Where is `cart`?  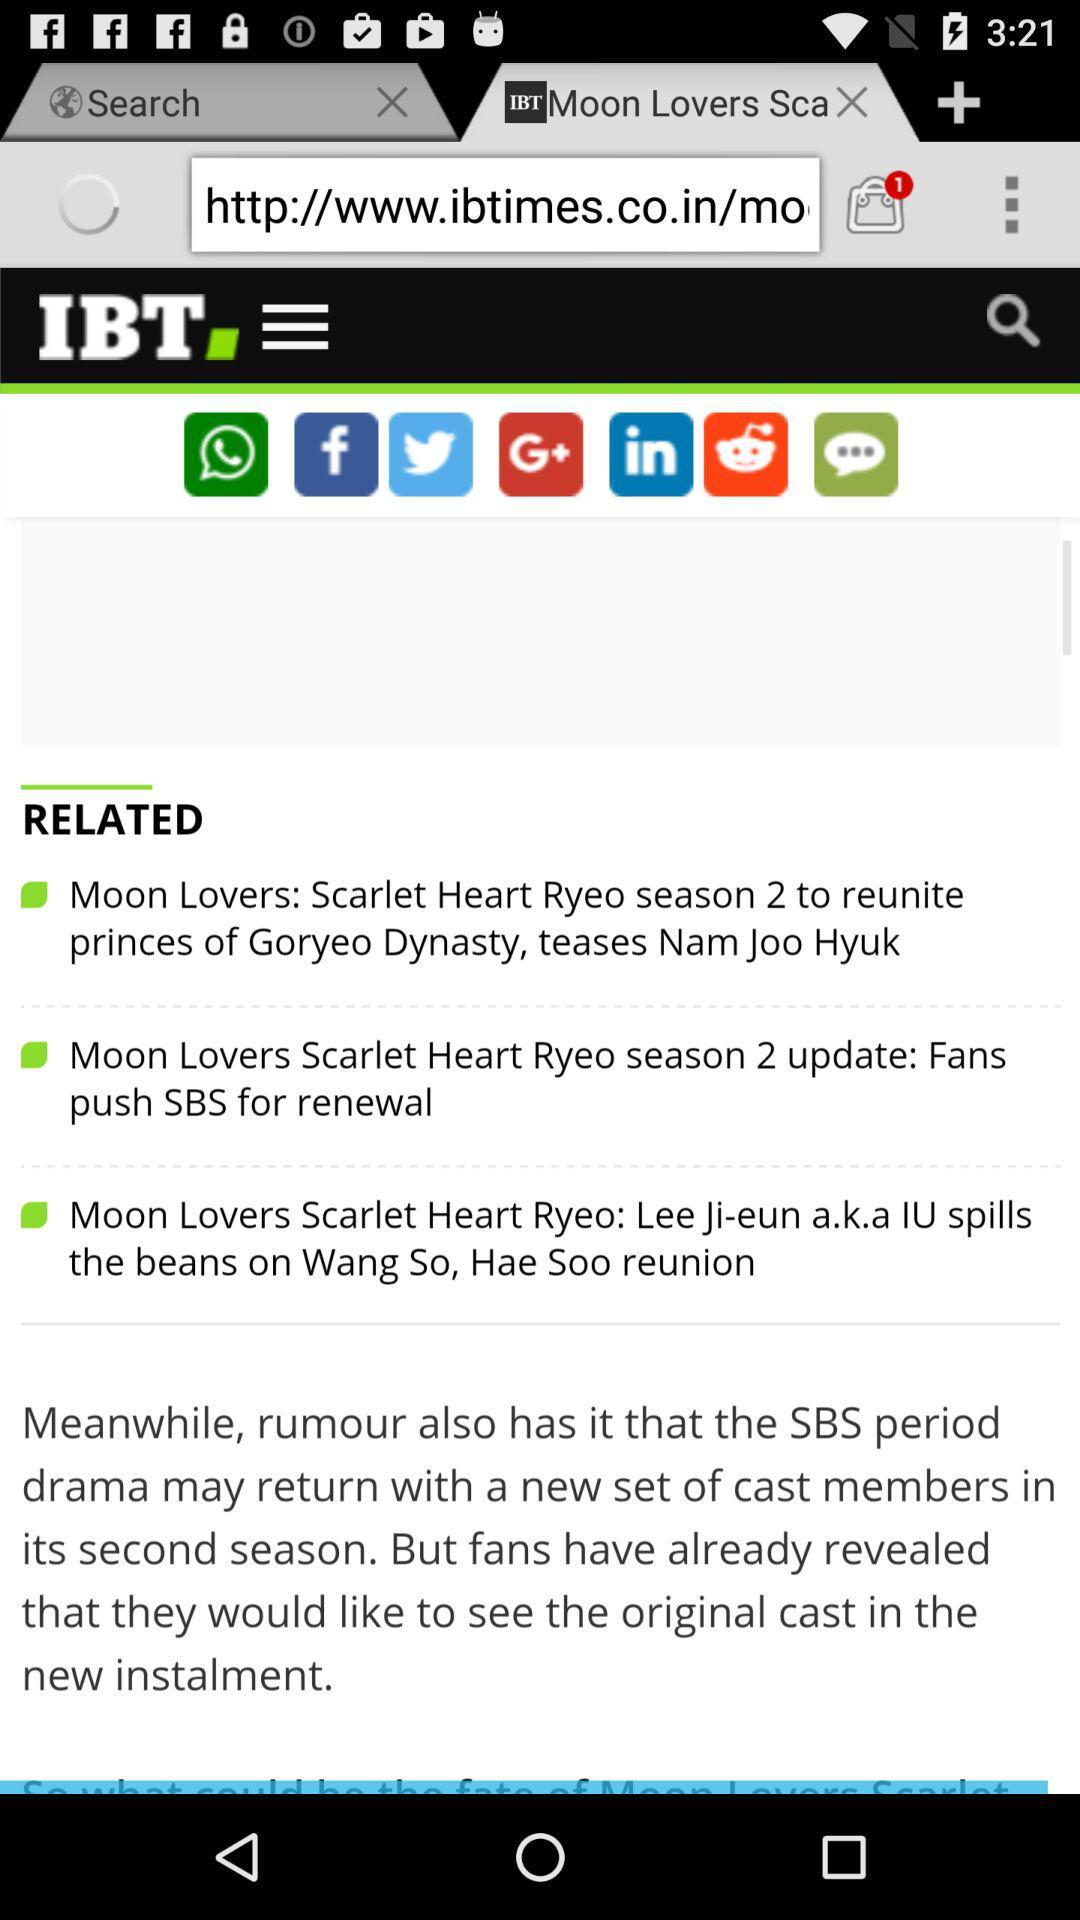 cart is located at coordinates (874, 204).